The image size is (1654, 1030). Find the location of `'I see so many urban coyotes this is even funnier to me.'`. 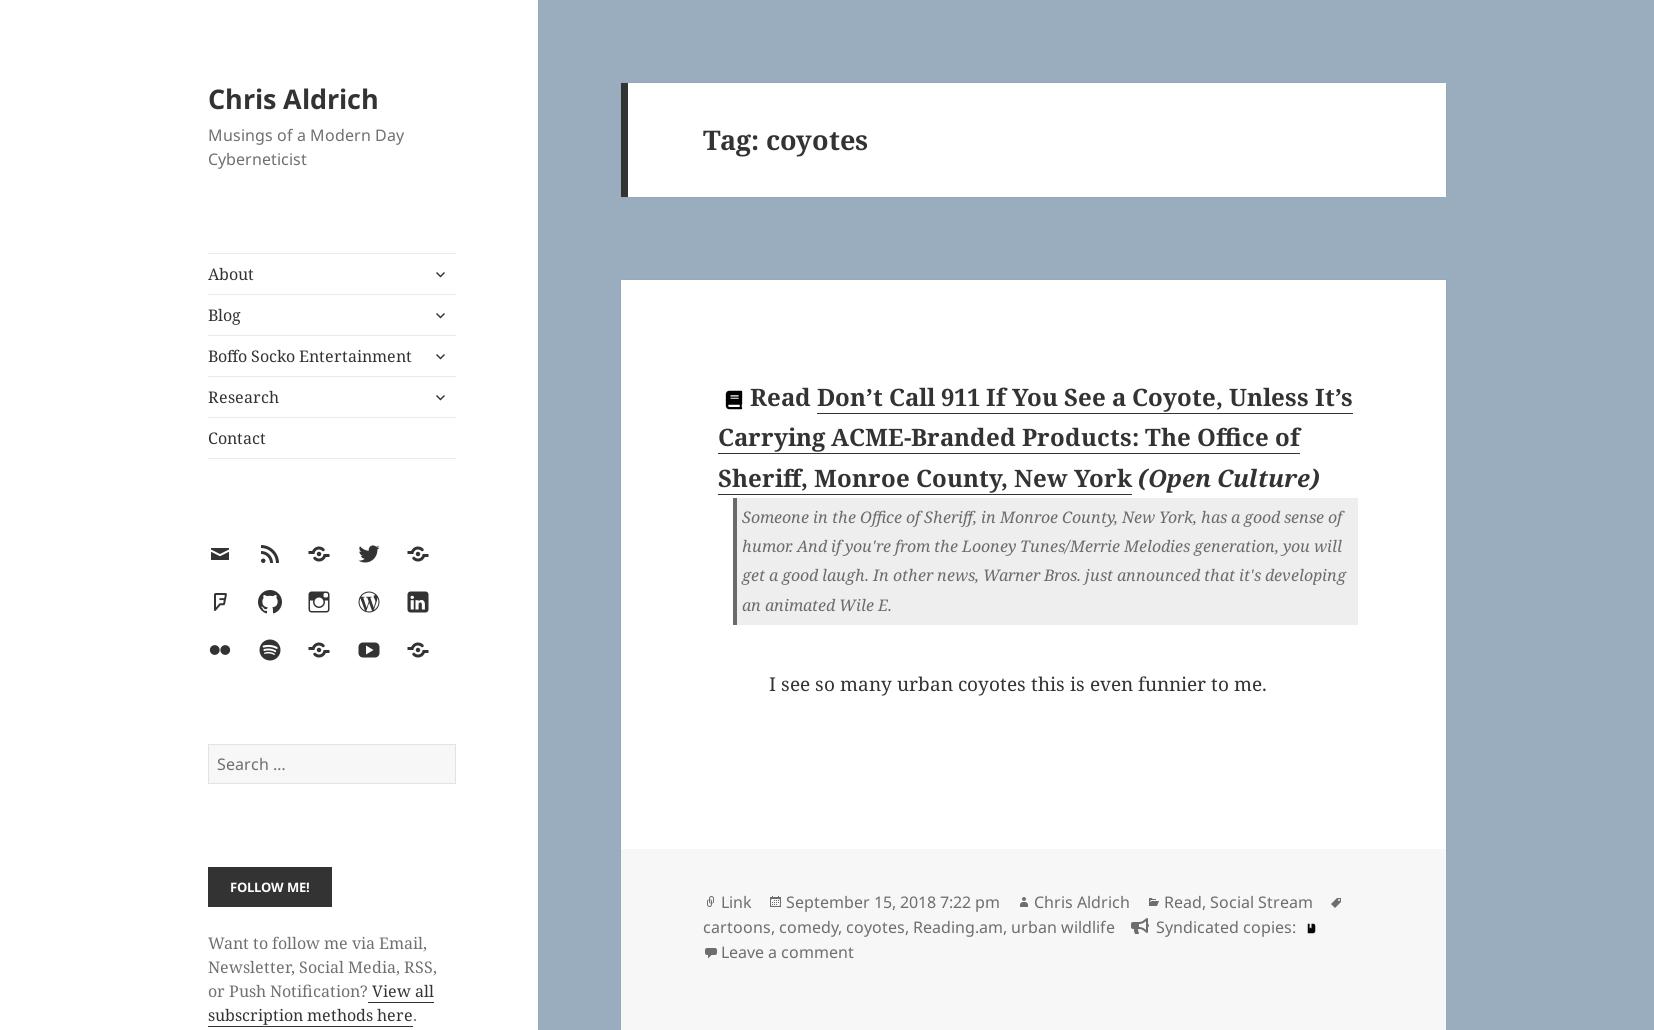

'I see so many urban coyotes this is even funnier to me.' is located at coordinates (768, 681).